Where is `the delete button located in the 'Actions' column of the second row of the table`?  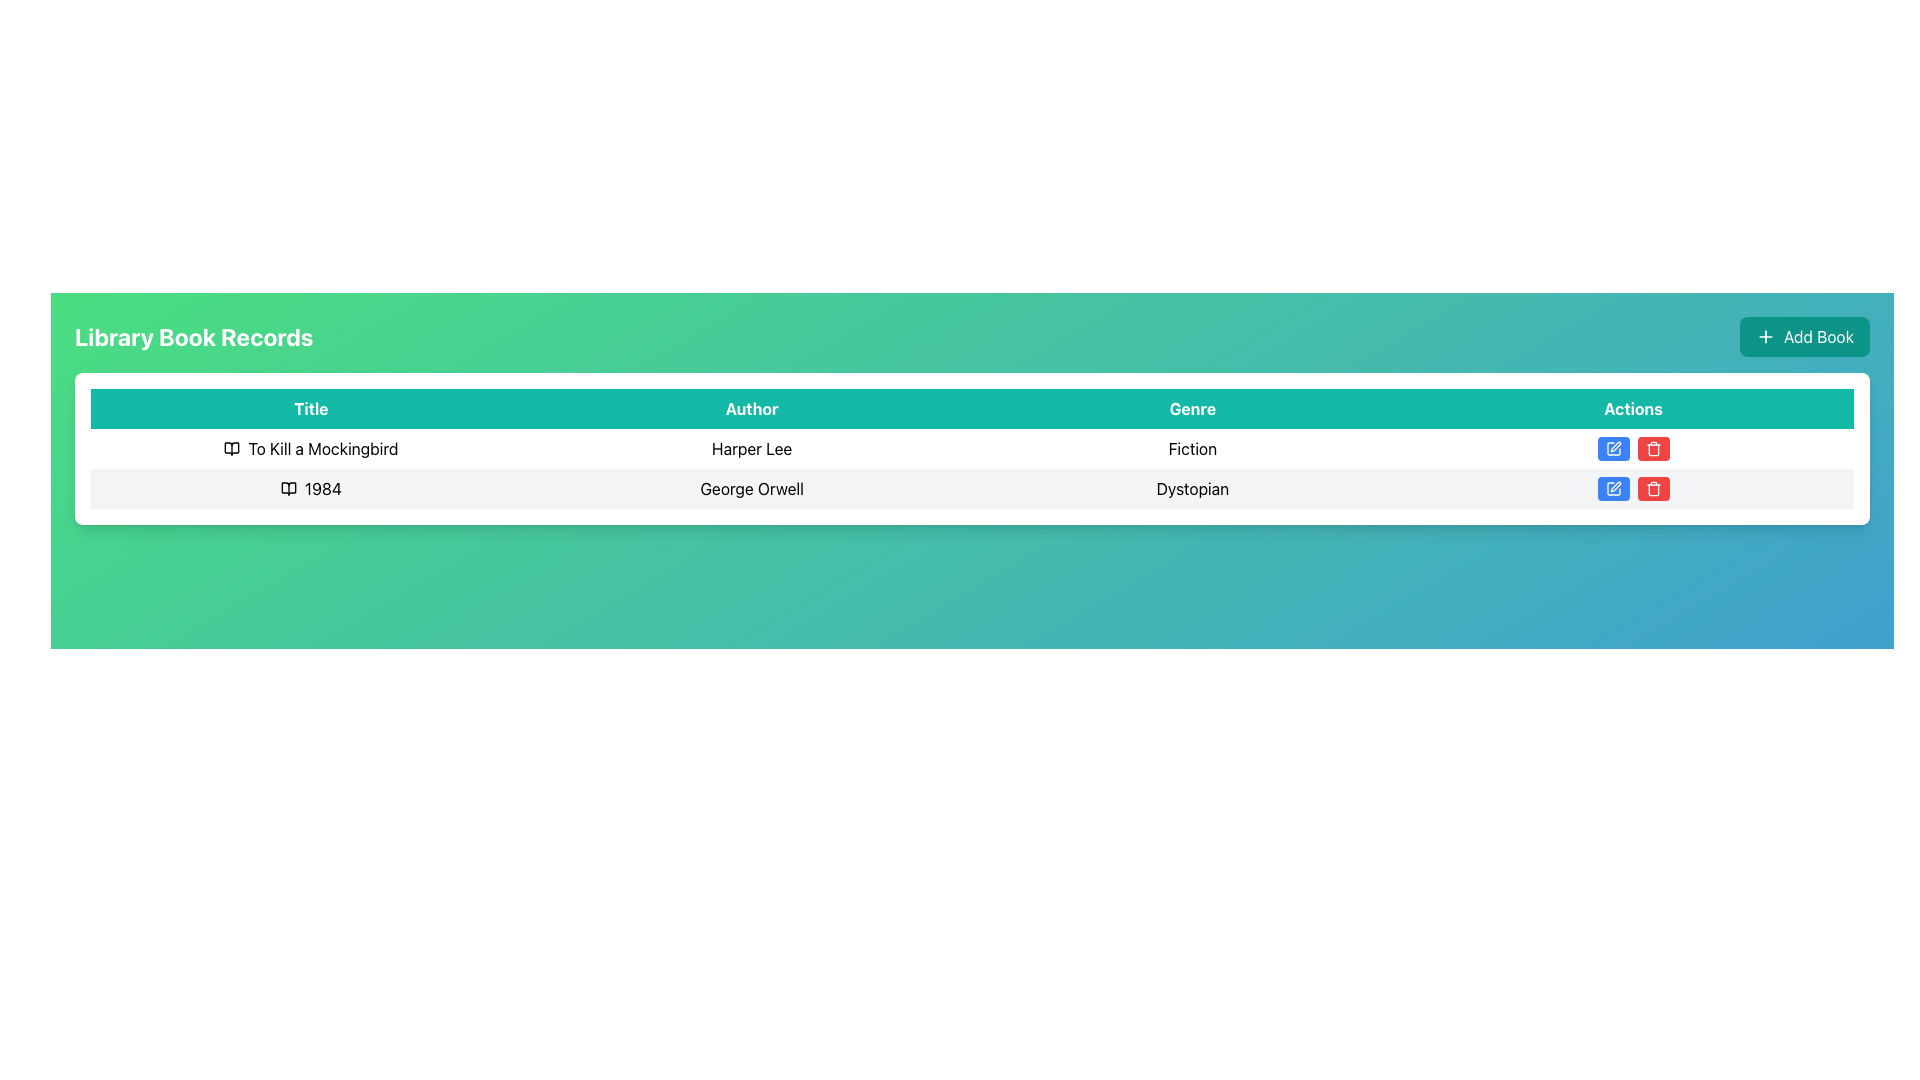 the delete button located in the 'Actions' column of the second row of the table is located at coordinates (1653, 447).